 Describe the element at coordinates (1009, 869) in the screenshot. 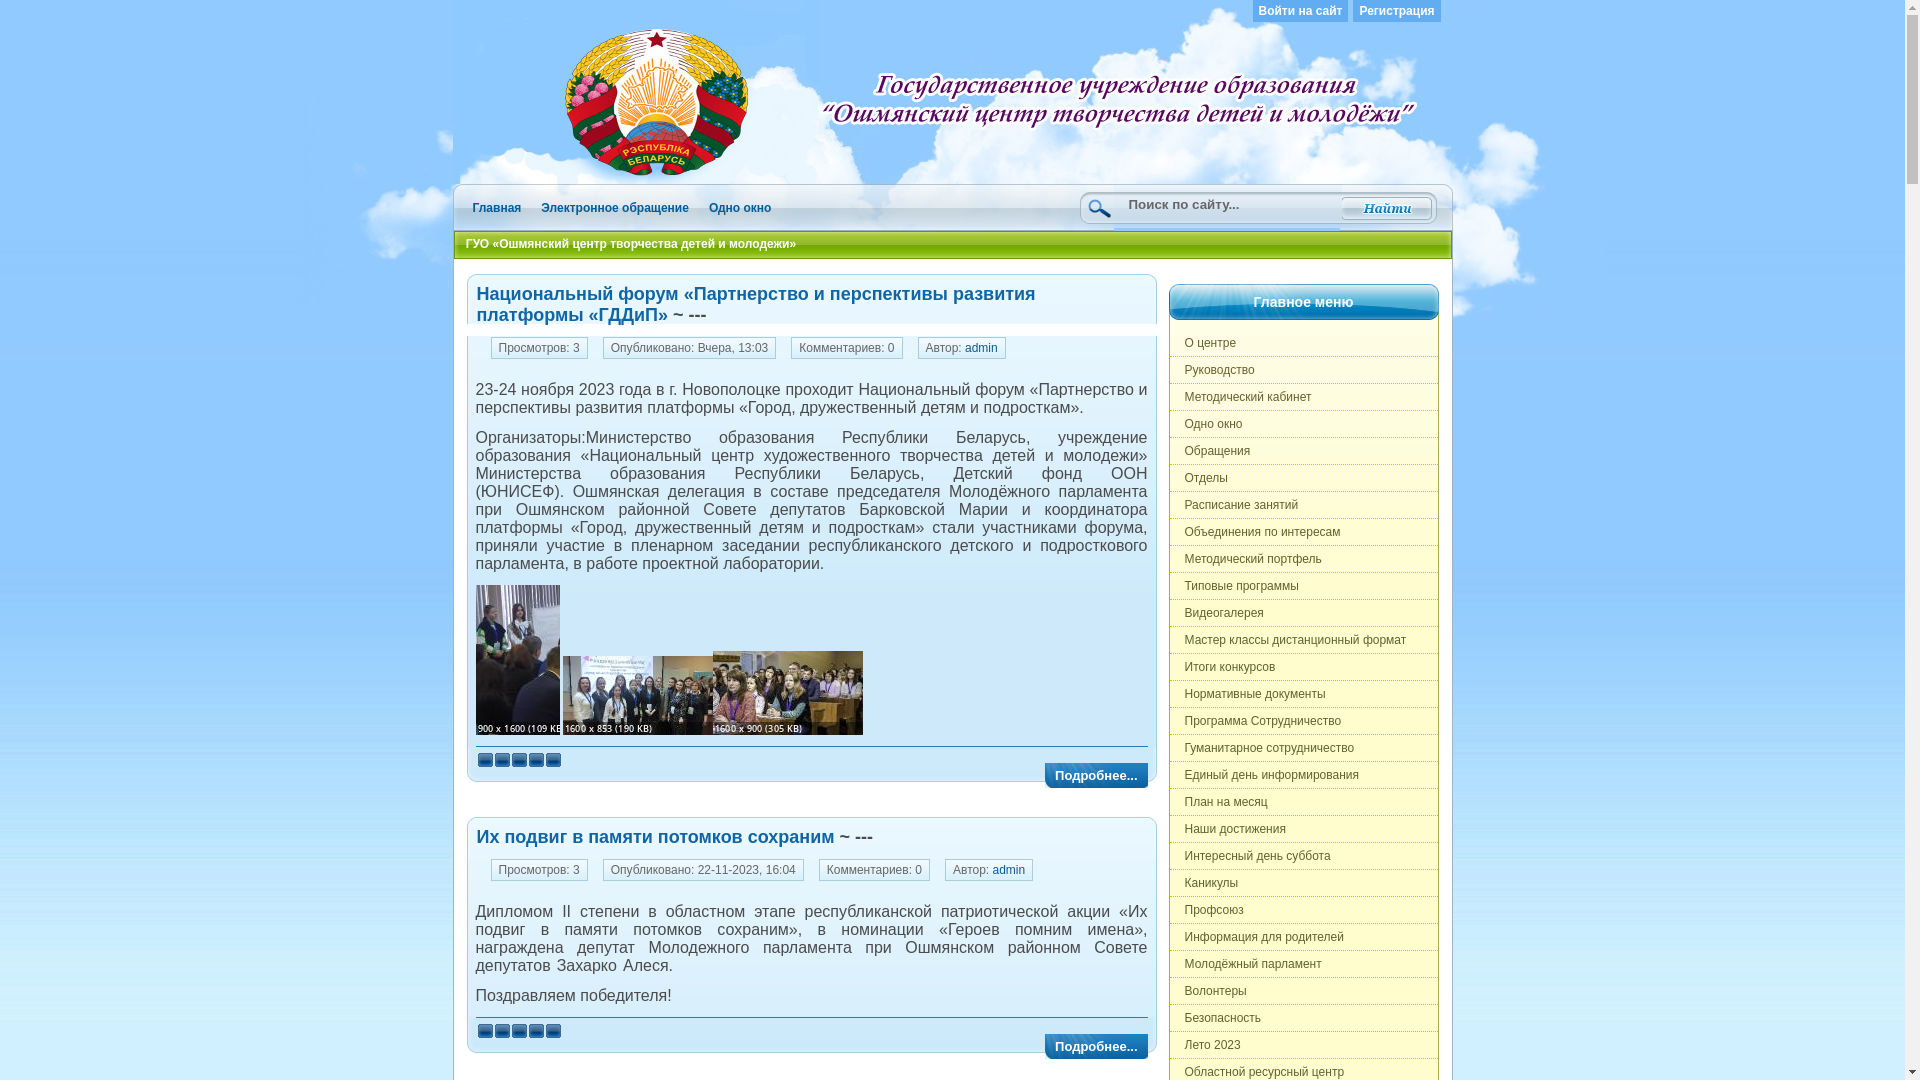

I see `'admin'` at that location.